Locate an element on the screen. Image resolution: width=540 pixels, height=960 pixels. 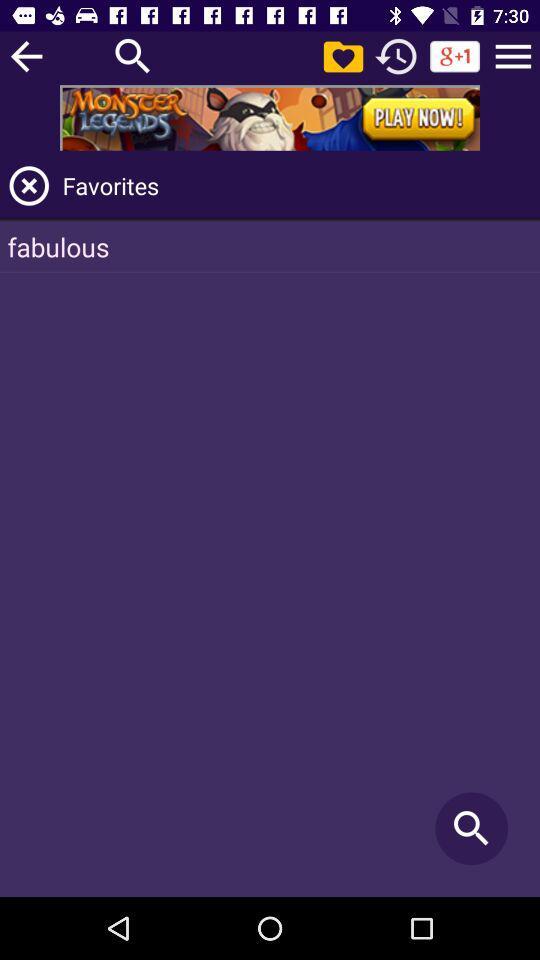
the search option is located at coordinates (133, 55).